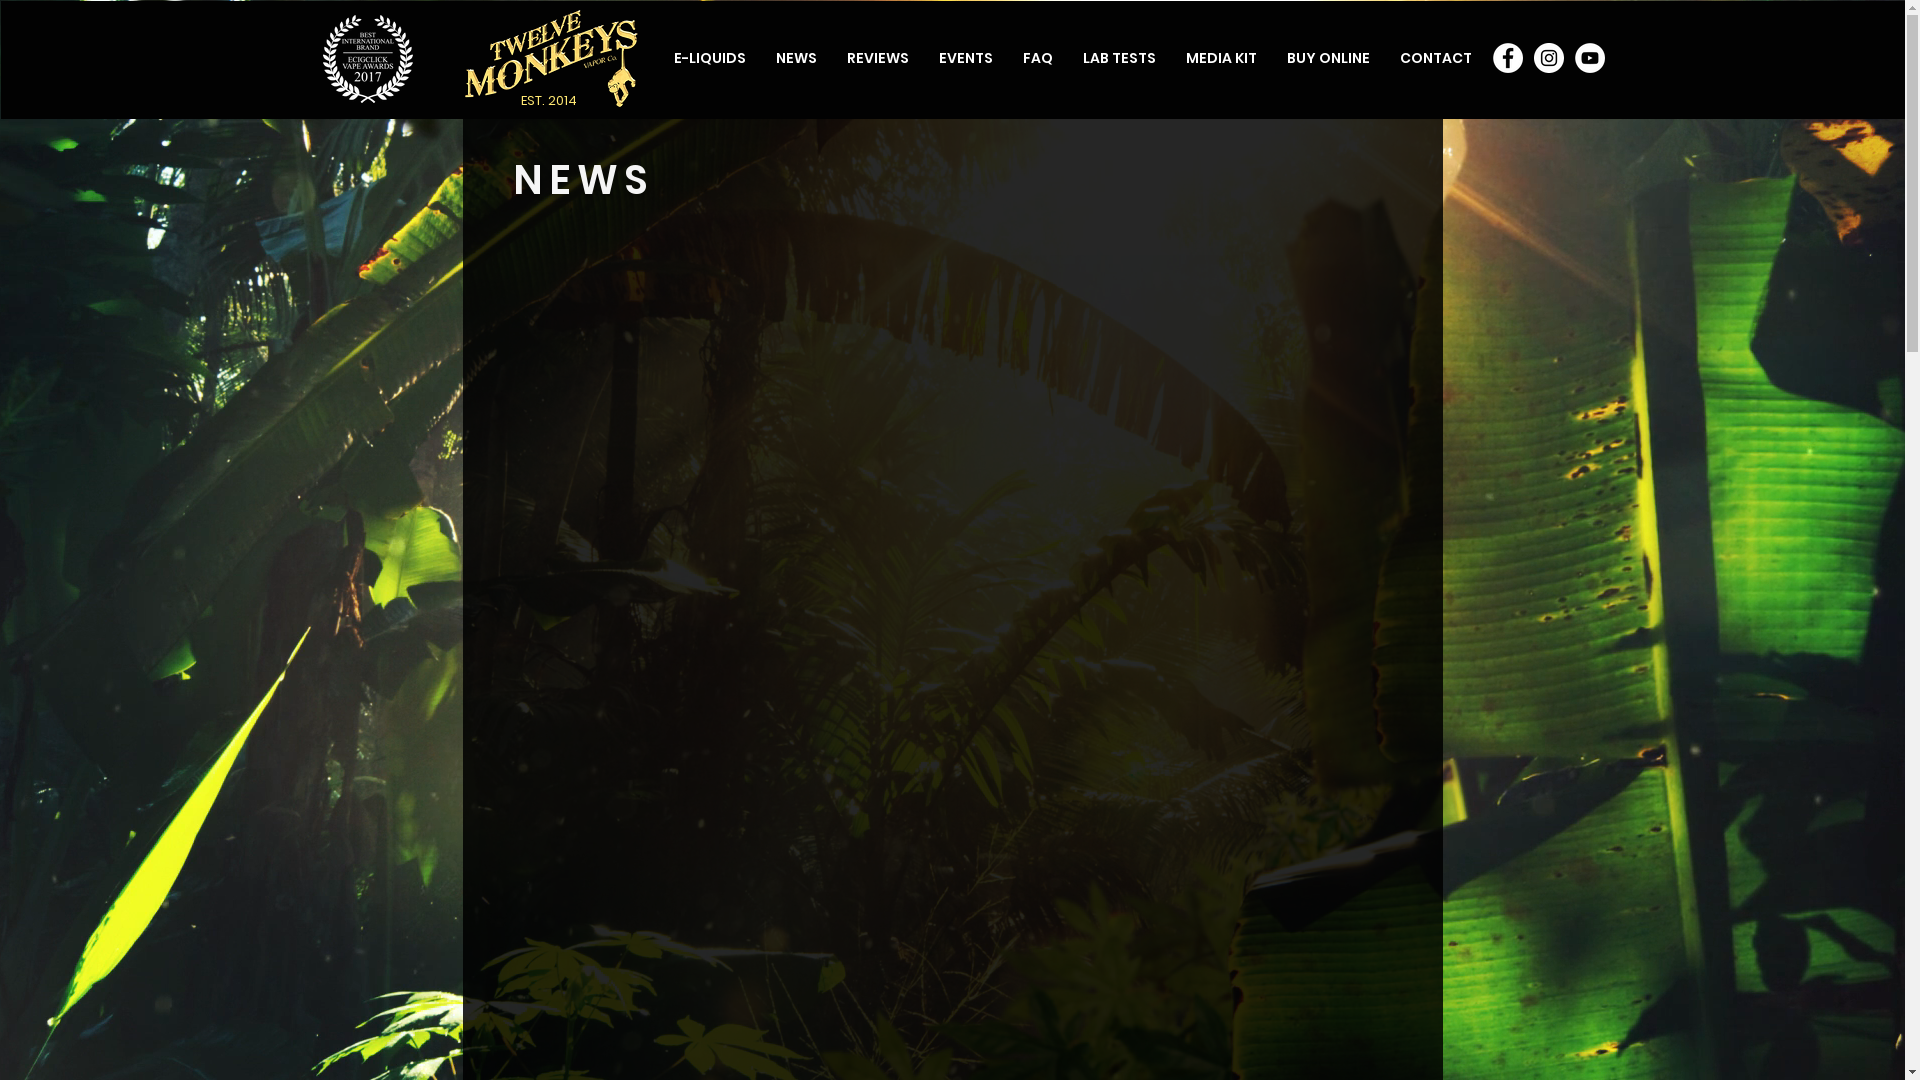 Image resolution: width=1920 pixels, height=1080 pixels. I want to click on 'FAQ', so click(1037, 56).